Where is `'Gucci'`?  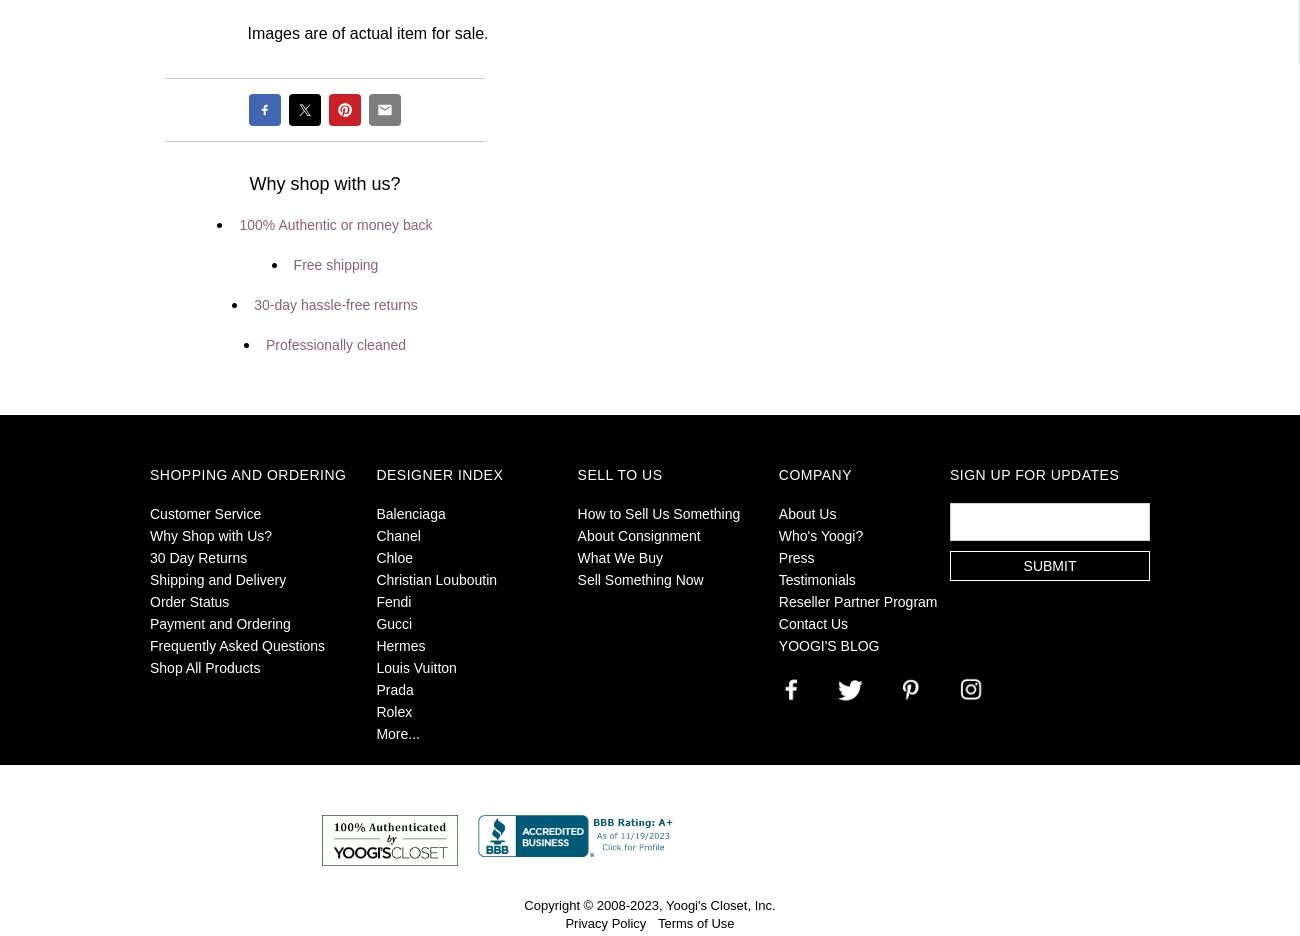
'Gucci' is located at coordinates (394, 624).